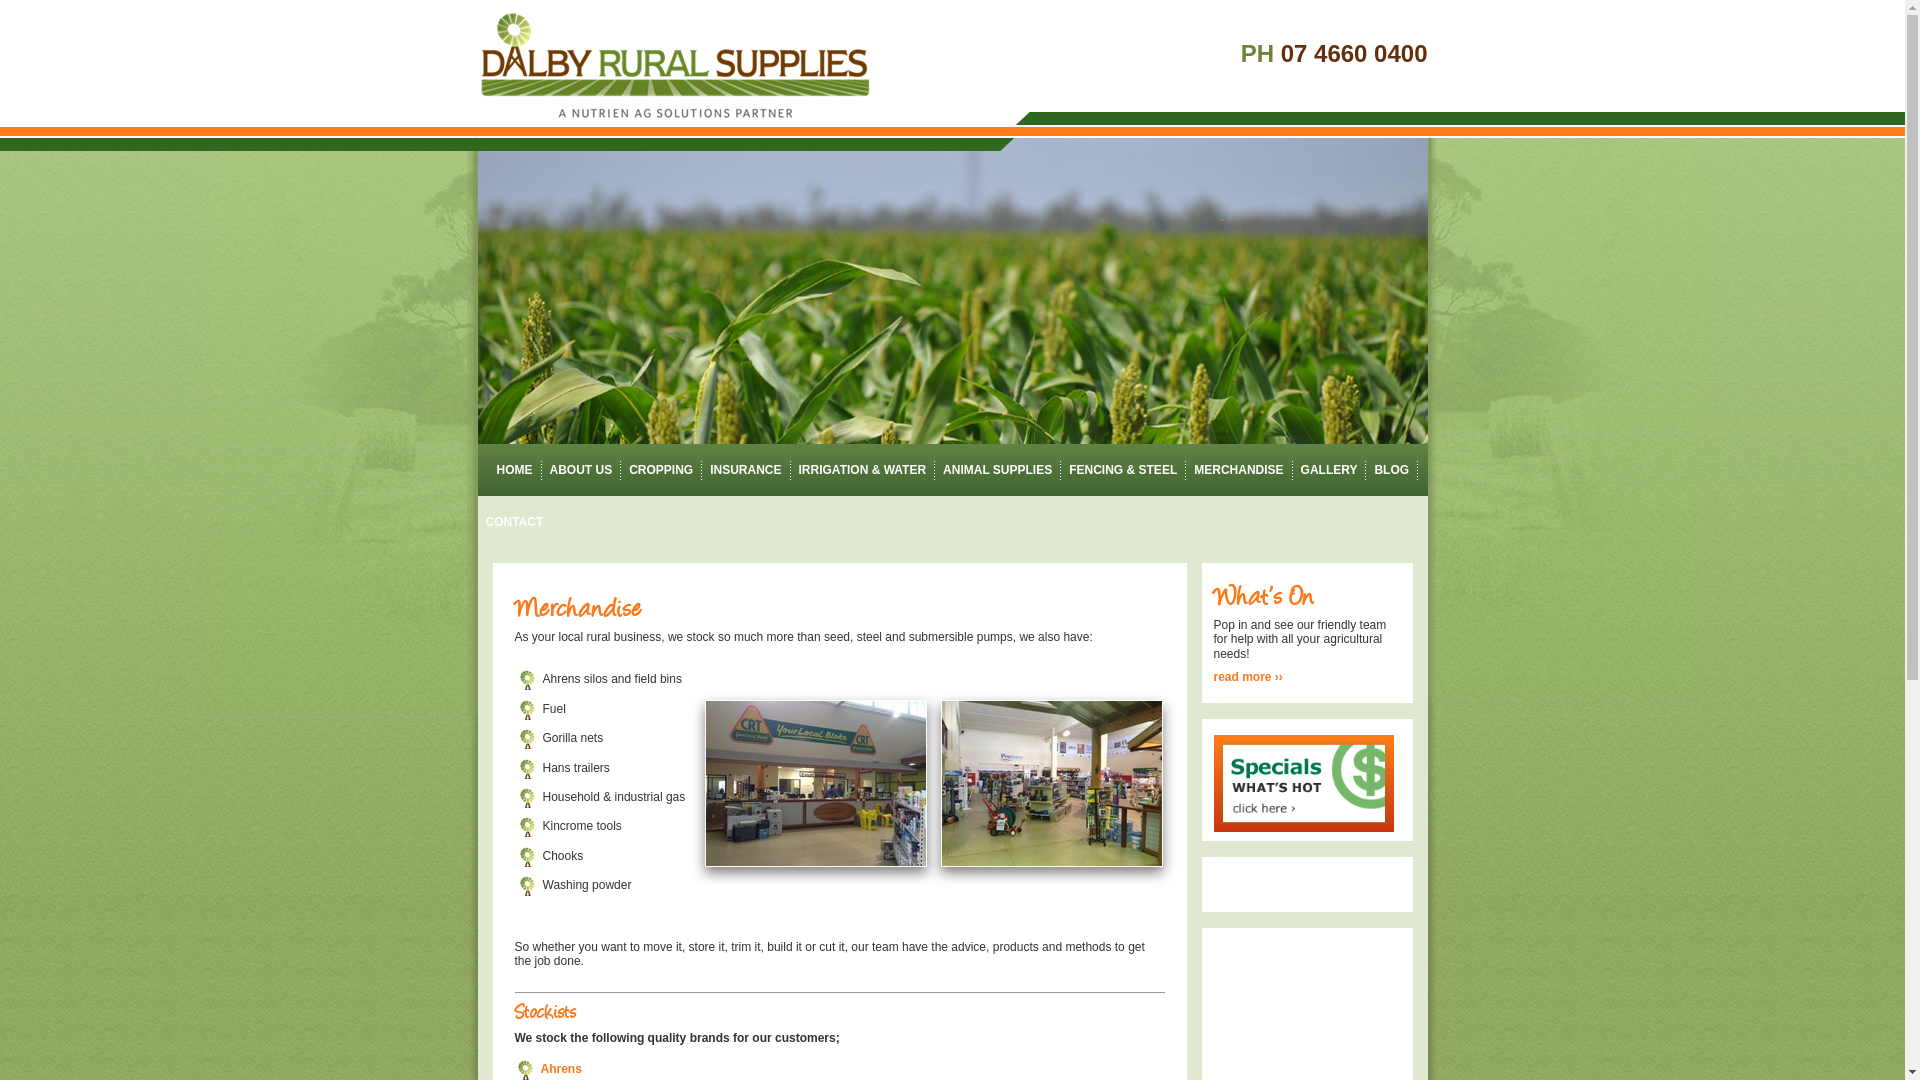 The width and height of the screenshot is (1920, 1080). What do you see at coordinates (539, 1067) in the screenshot?
I see `'Ahrens'` at bounding box center [539, 1067].